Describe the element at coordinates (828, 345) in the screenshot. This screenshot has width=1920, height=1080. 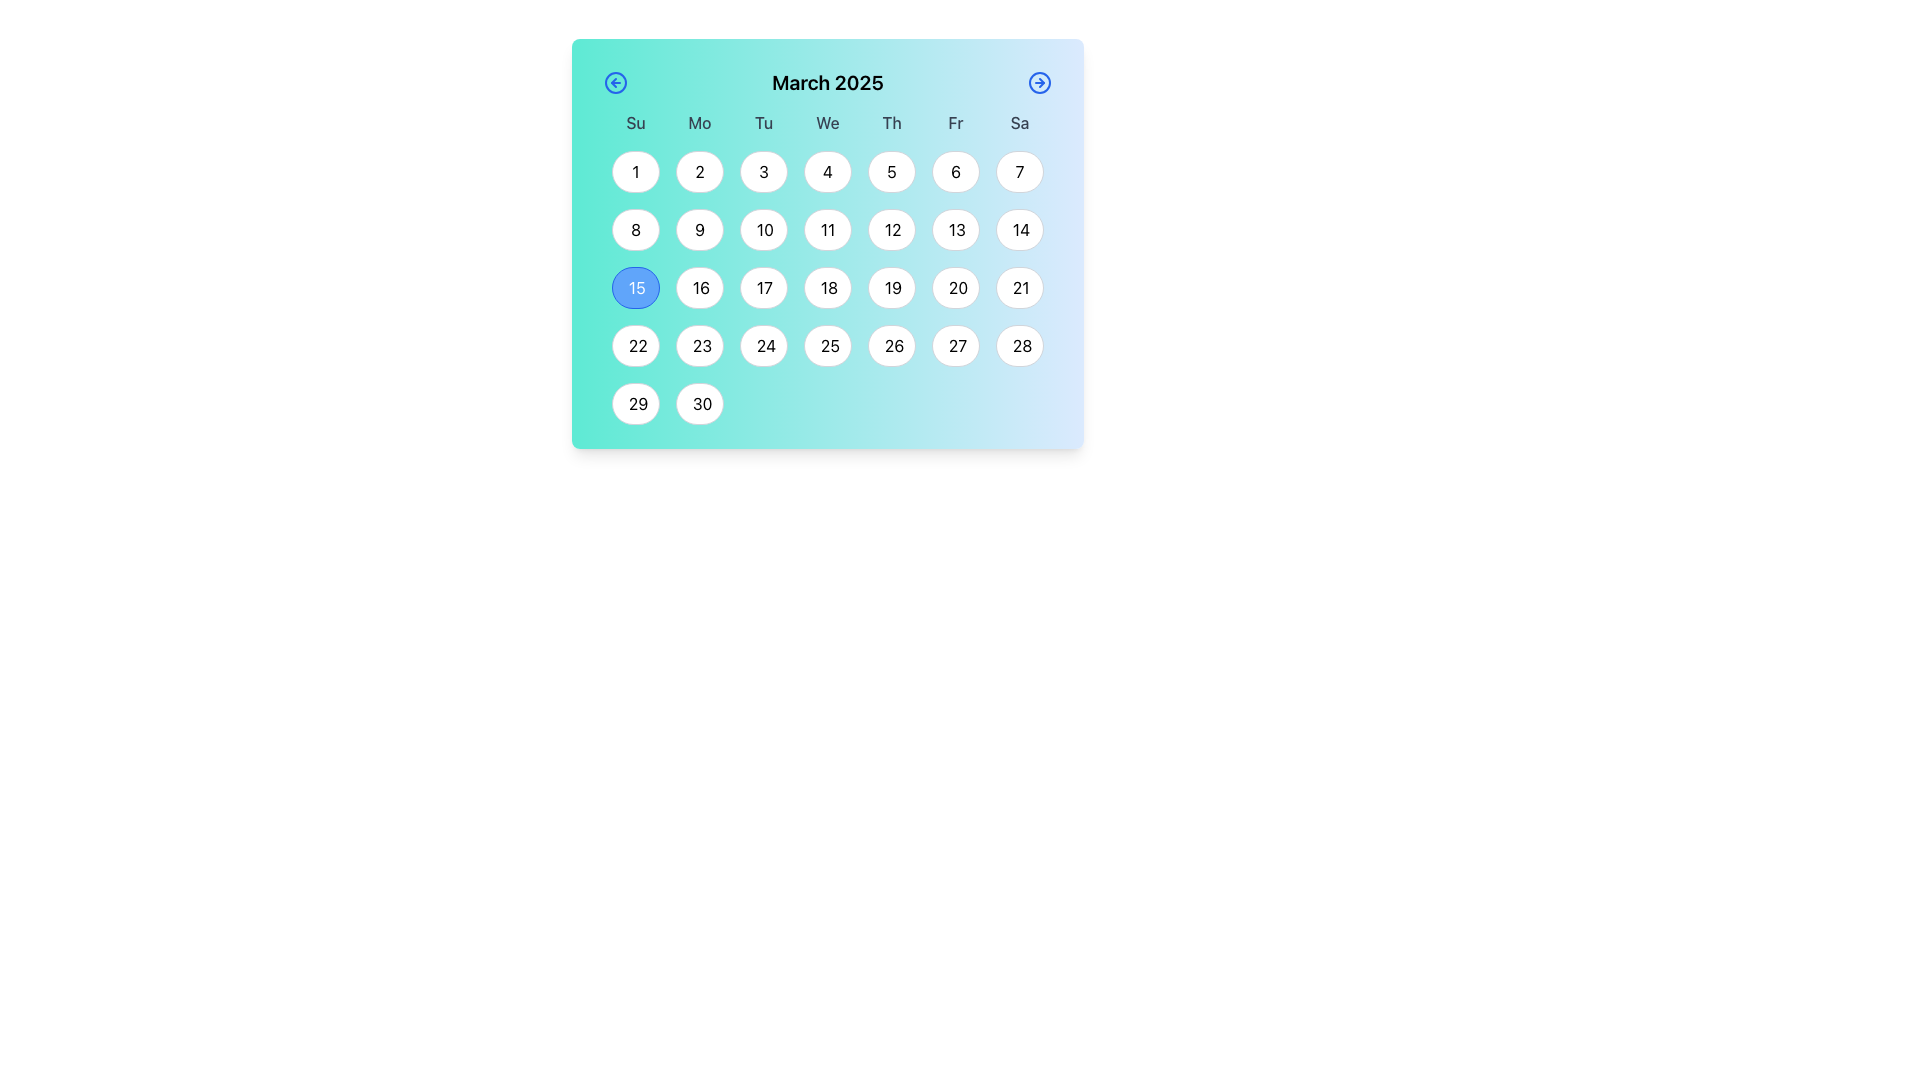
I see `the button representing the 25th day in the calendar` at that location.